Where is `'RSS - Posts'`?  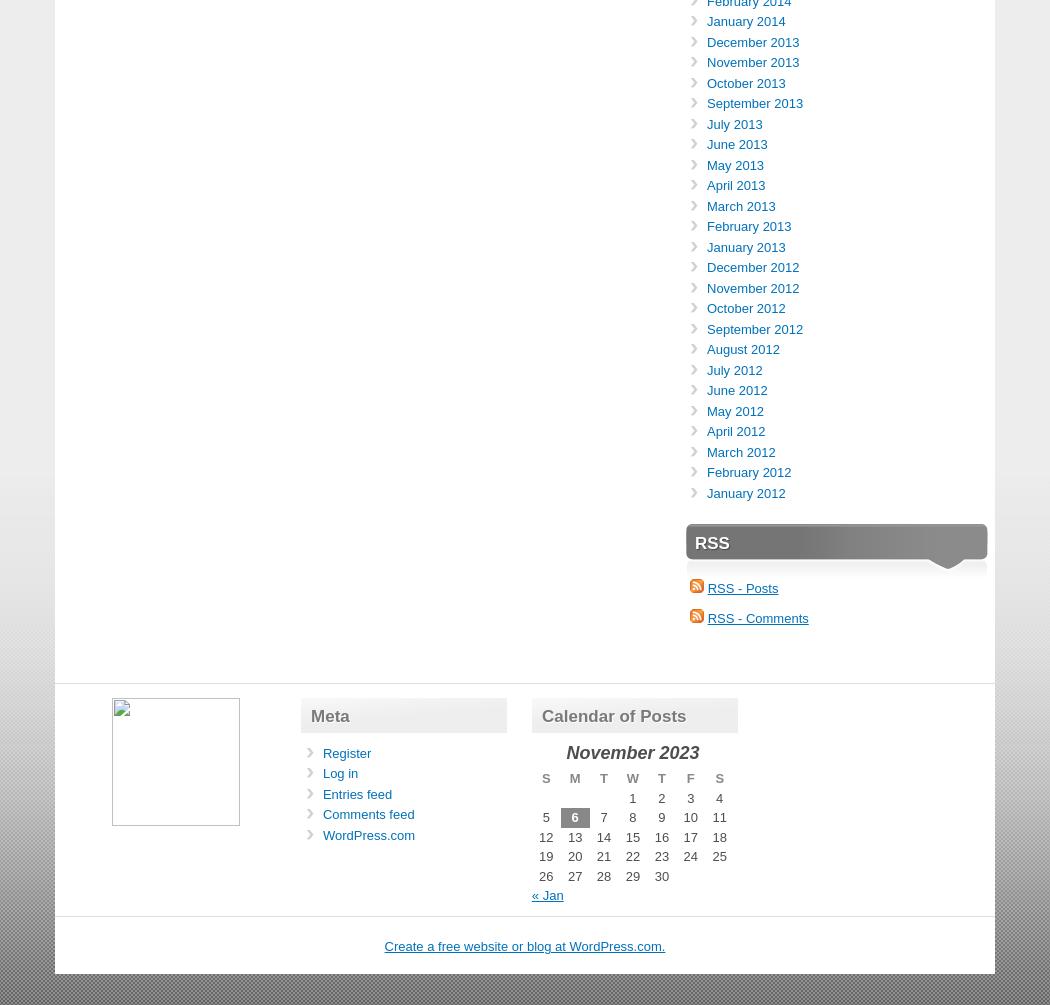
'RSS - Posts' is located at coordinates (741, 587).